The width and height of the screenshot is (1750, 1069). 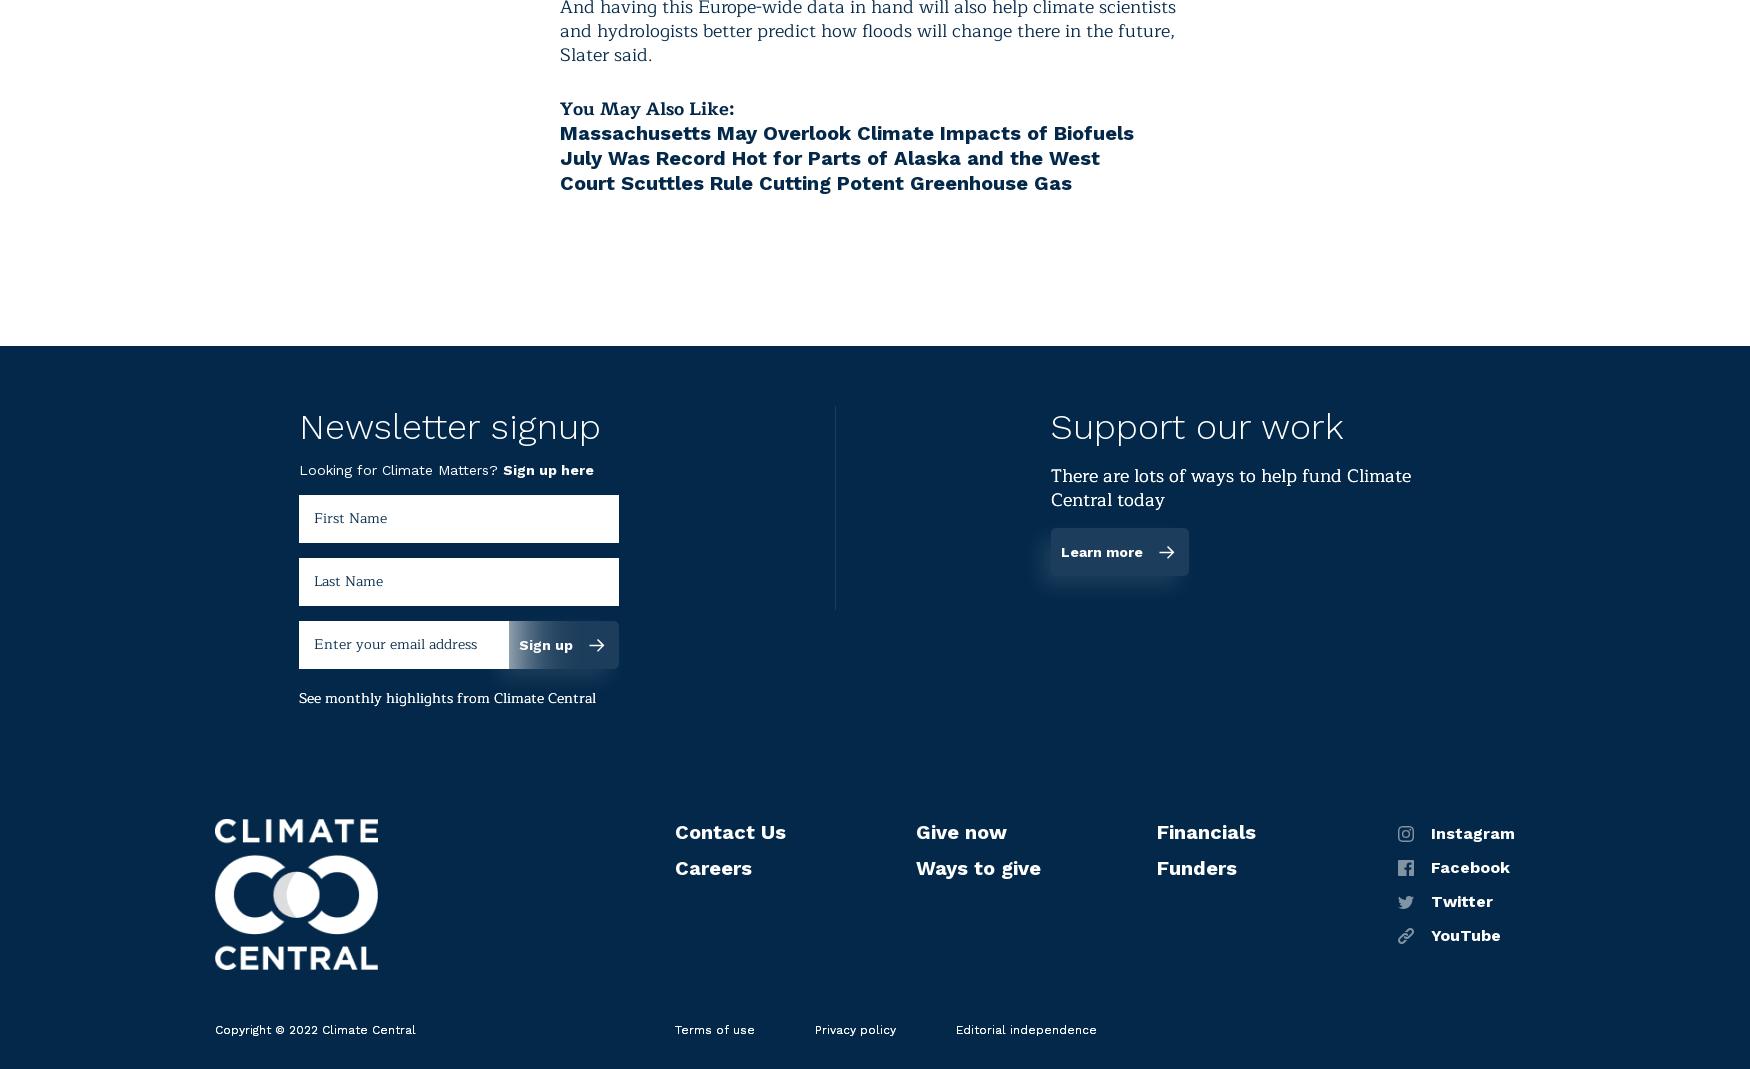 What do you see at coordinates (1050, 425) in the screenshot?
I see `'Support our work'` at bounding box center [1050, 425].